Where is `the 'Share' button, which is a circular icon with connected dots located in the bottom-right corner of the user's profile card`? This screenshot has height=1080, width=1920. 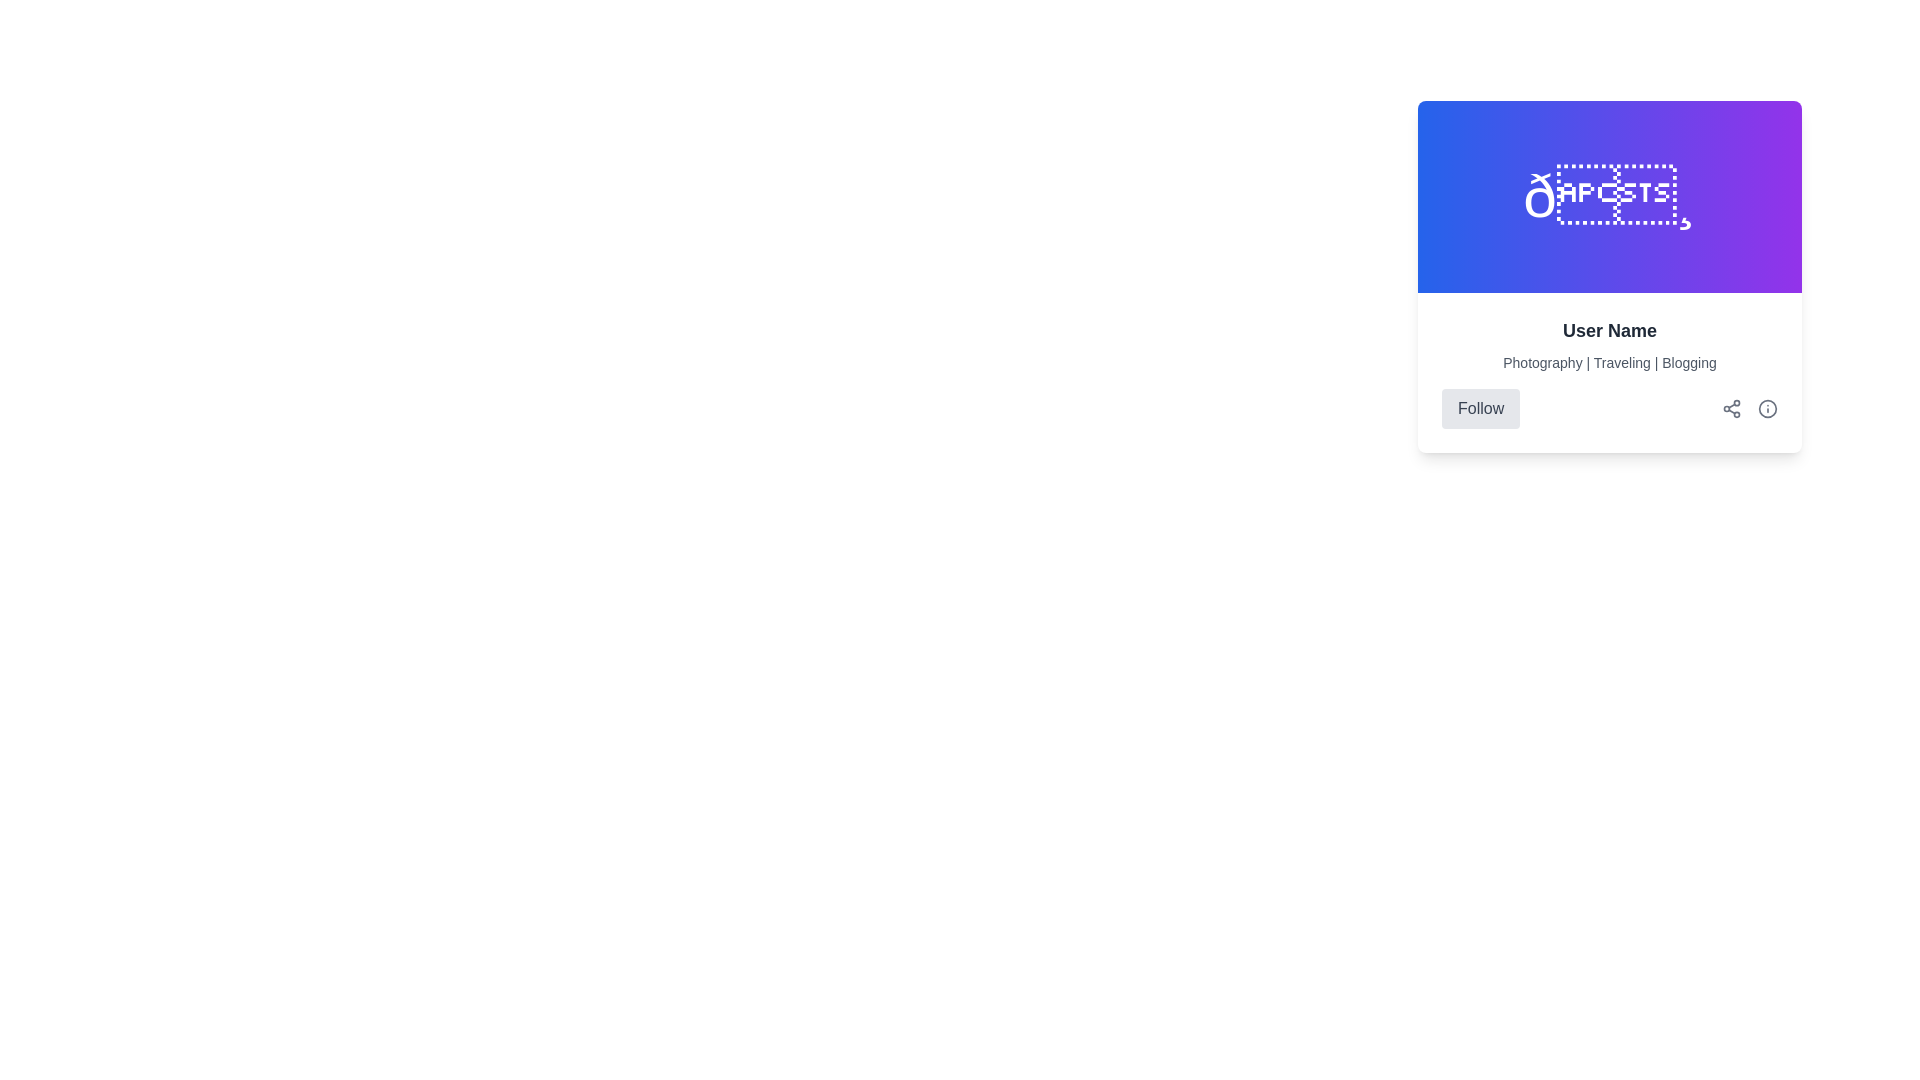
the 'Share' button, which is a circular icon with connected dots located in the bottom-right corner of the user's profile card is located at coordinates (1731, 407).